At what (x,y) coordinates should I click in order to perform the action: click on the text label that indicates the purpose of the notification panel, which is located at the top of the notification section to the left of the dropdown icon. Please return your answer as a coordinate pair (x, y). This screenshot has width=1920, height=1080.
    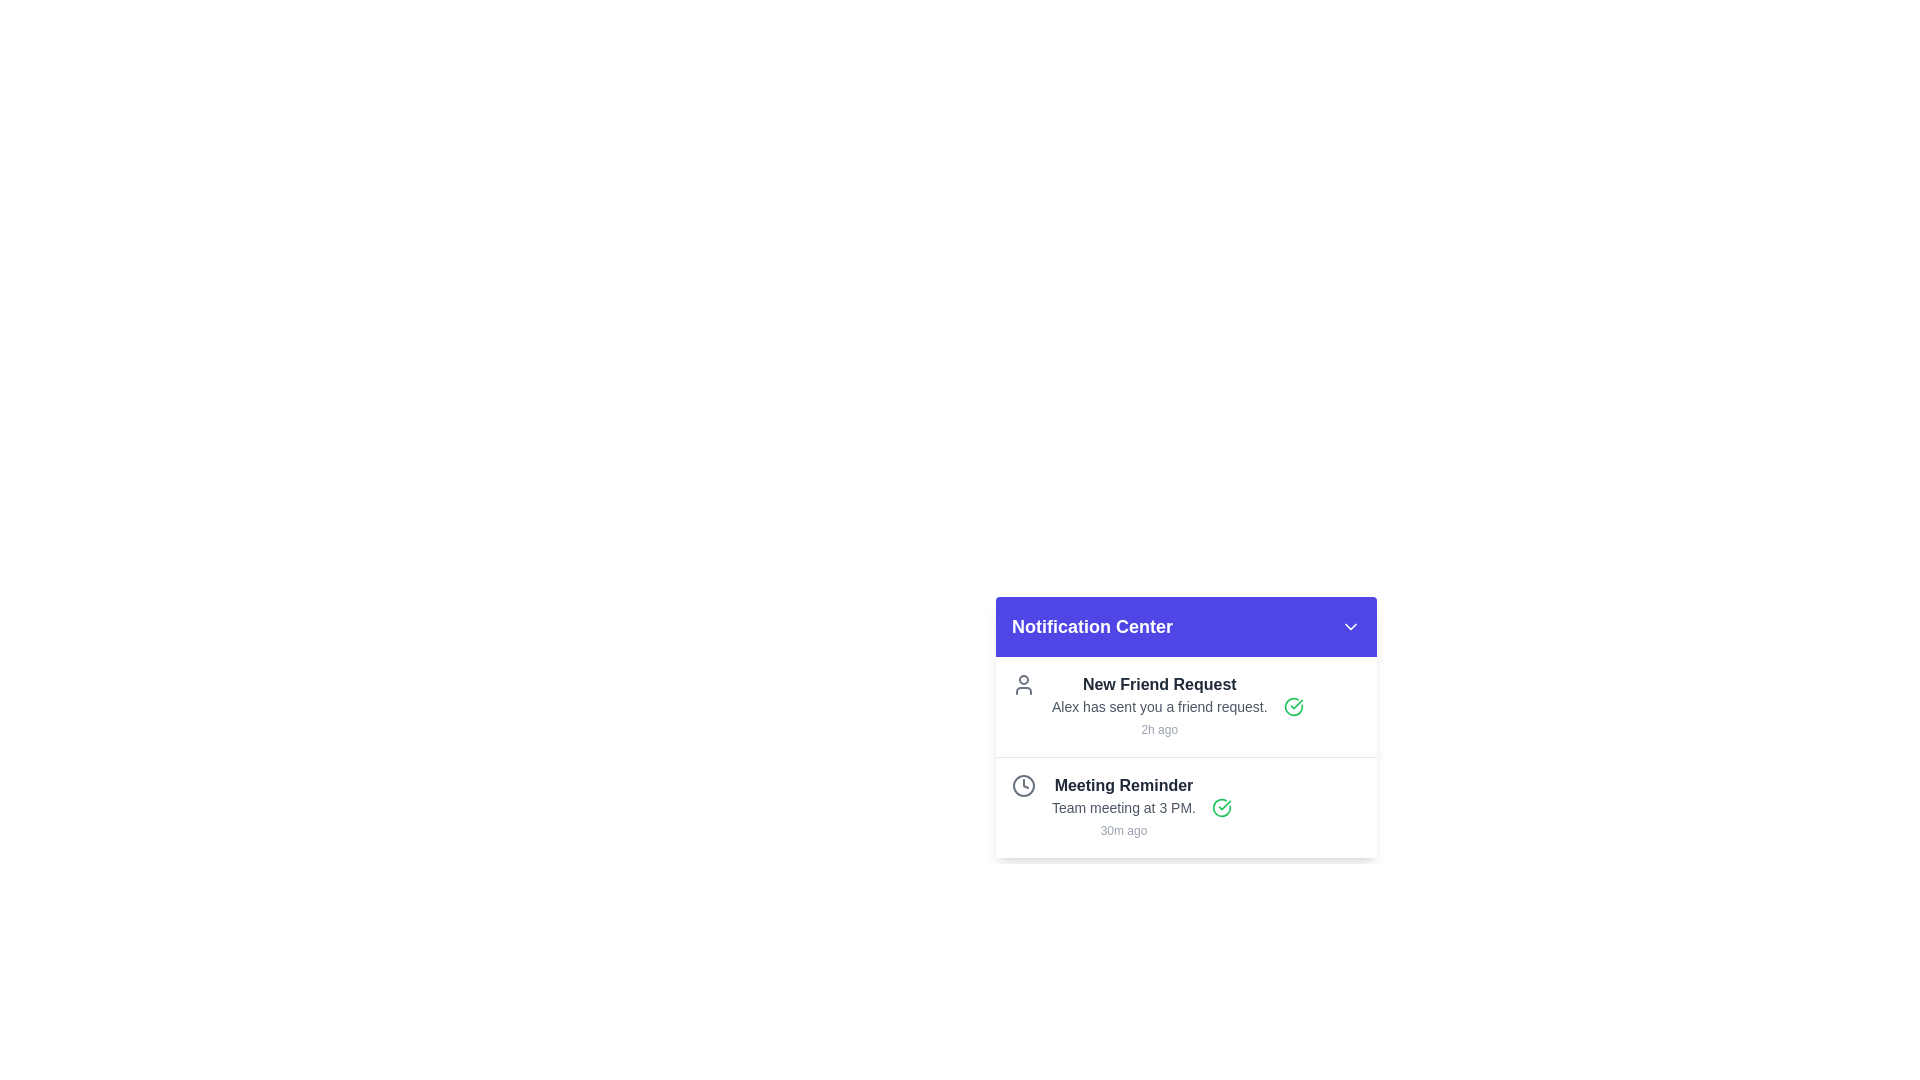
    Looking at the image, I should click on (1091, 626).